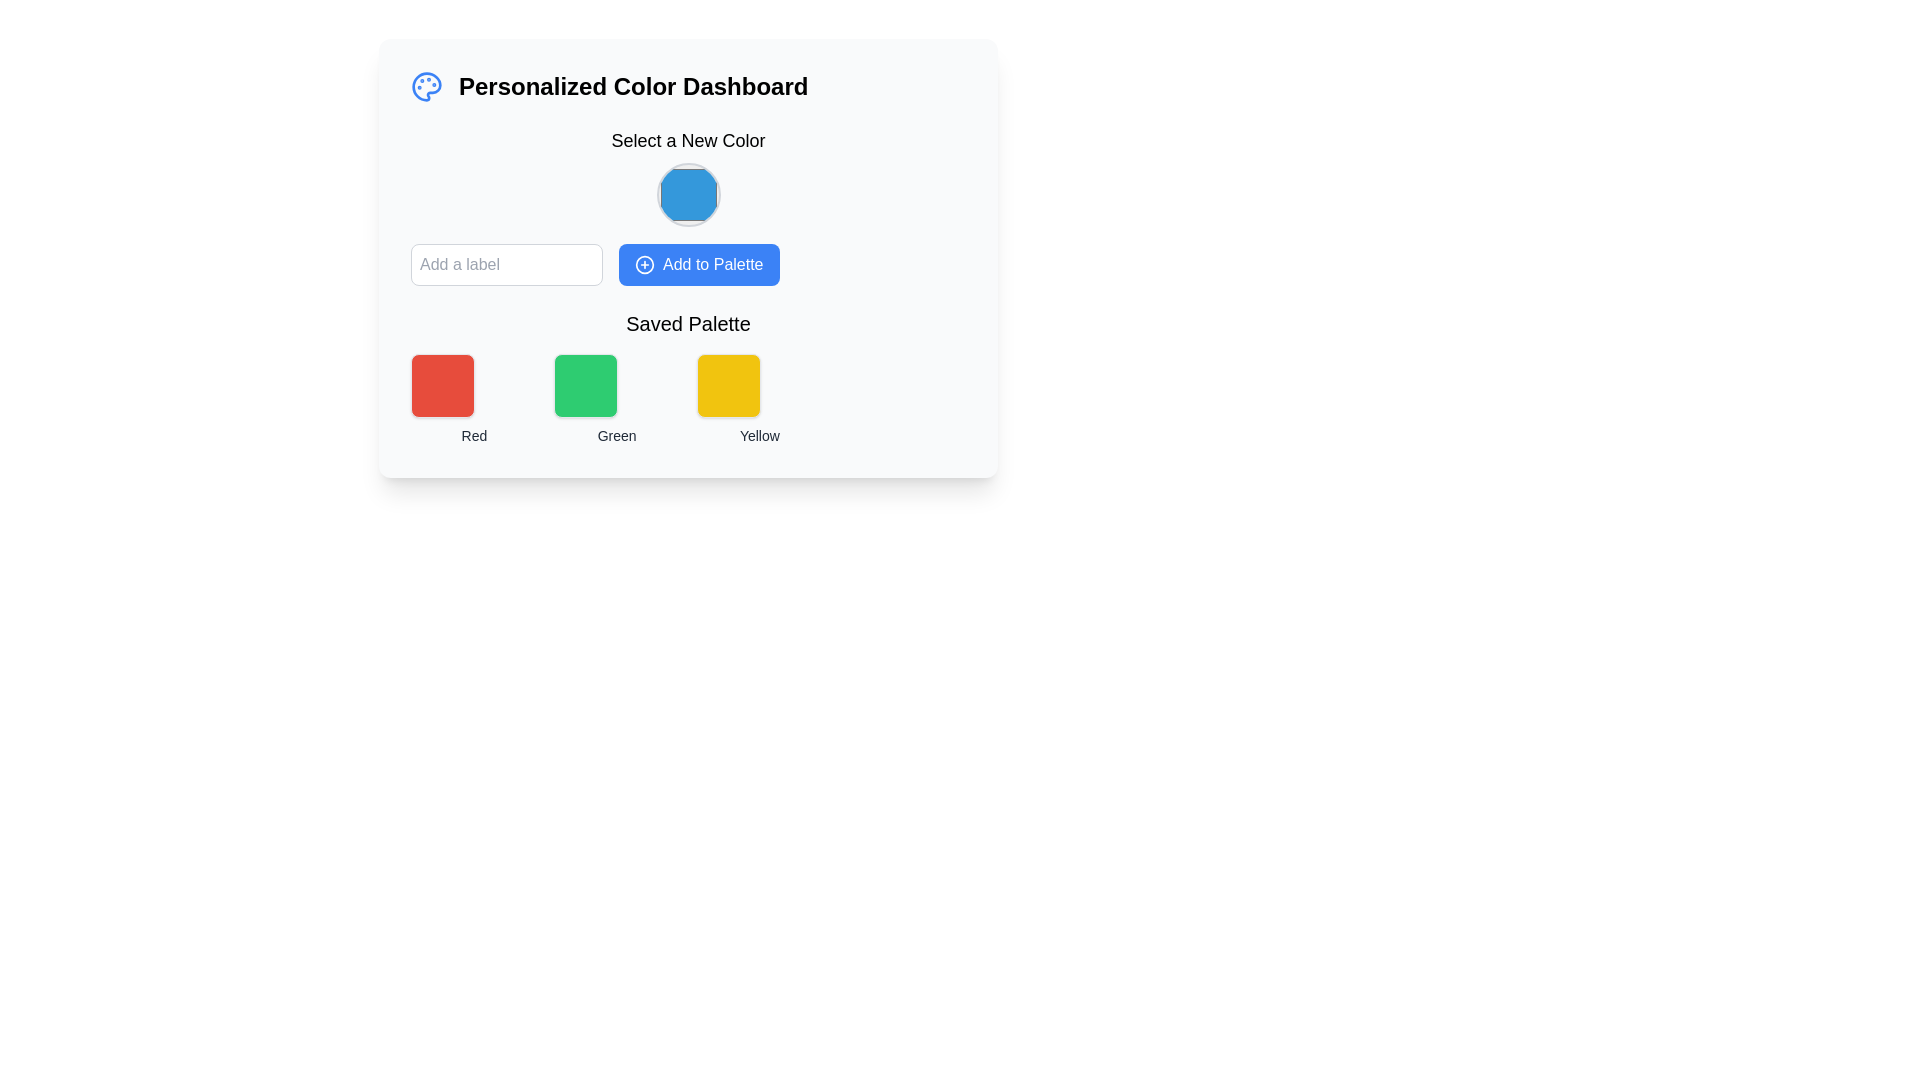 This screenshot has width=1920, height=1080. What do you see at coordinates (727, 385) in the screenshot?
I see `the selectable color button labeled 'Yellow' in the 'Saved Palette' section` at bounding box center [727, 385].